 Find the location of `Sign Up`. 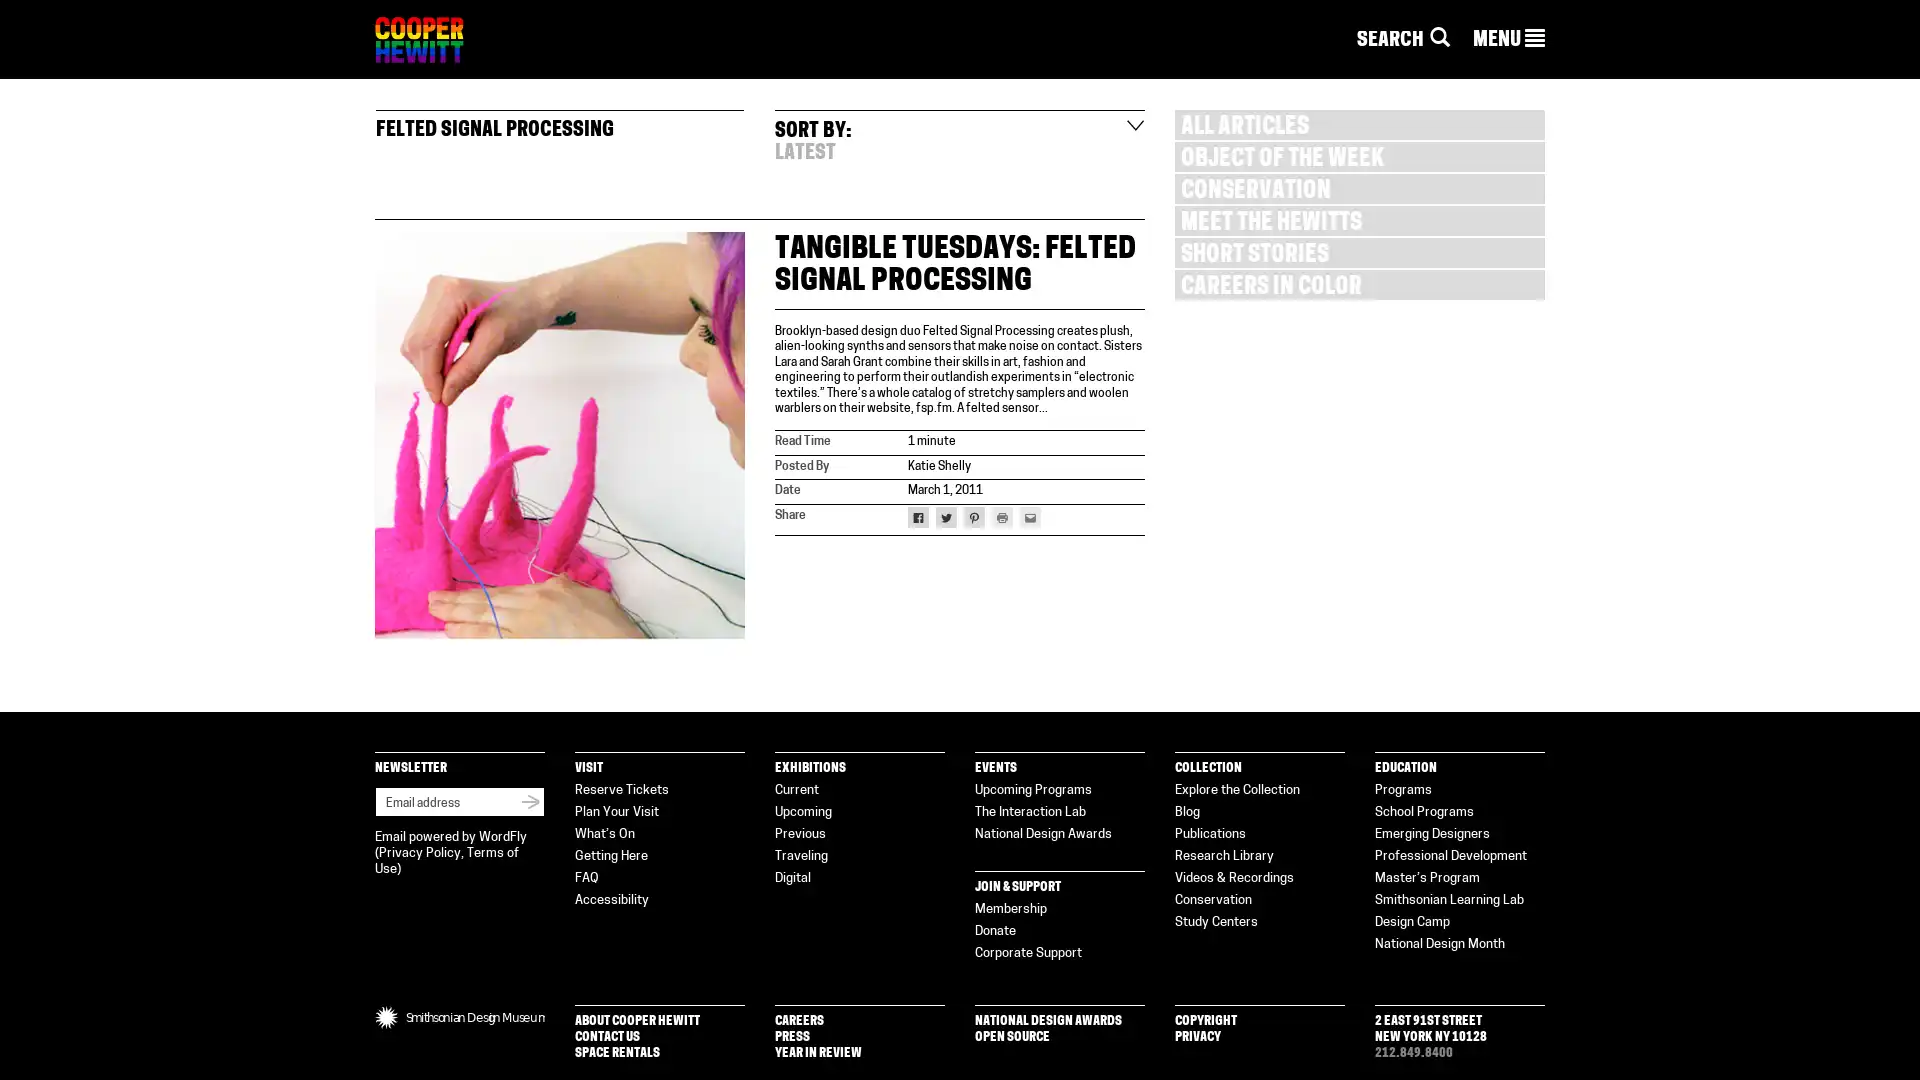

Sign Up is located at coordinates (532, 800).